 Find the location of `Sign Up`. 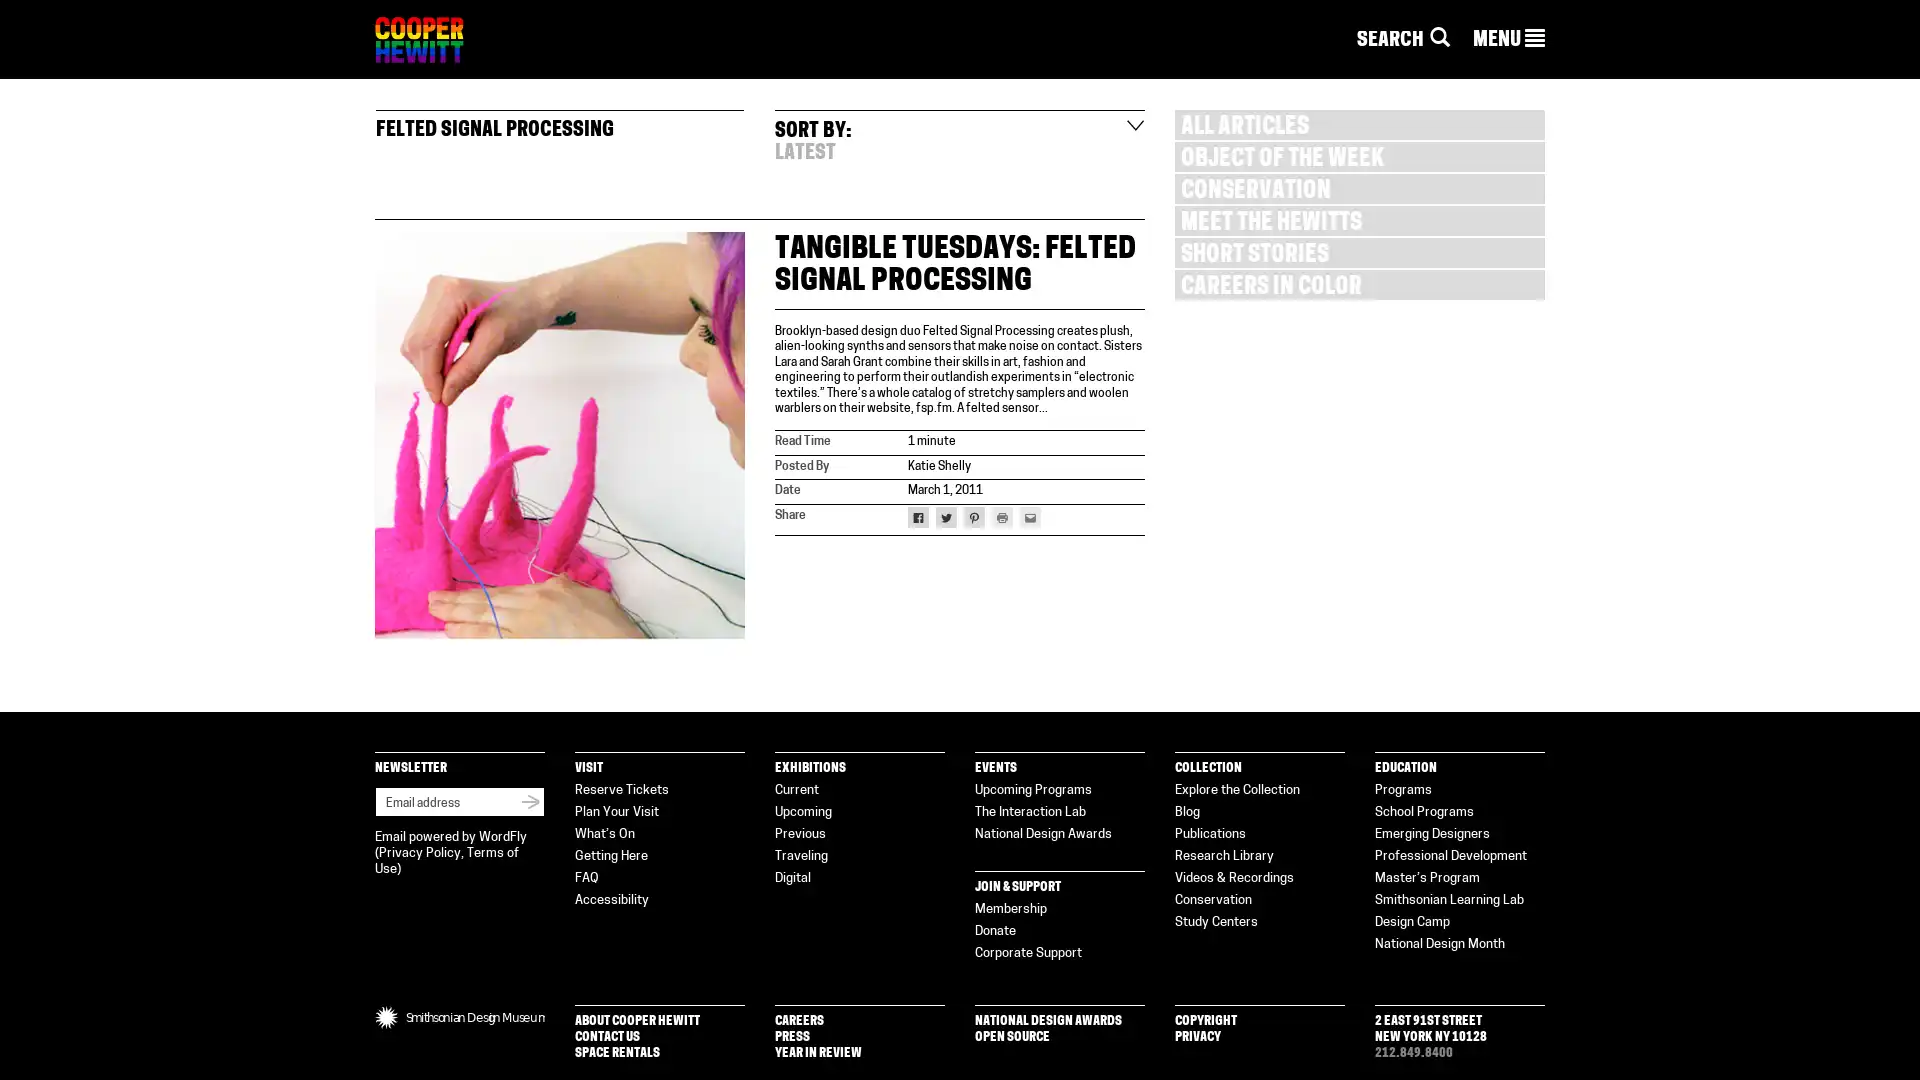

Sign Up is located at coordinates (532, 800).